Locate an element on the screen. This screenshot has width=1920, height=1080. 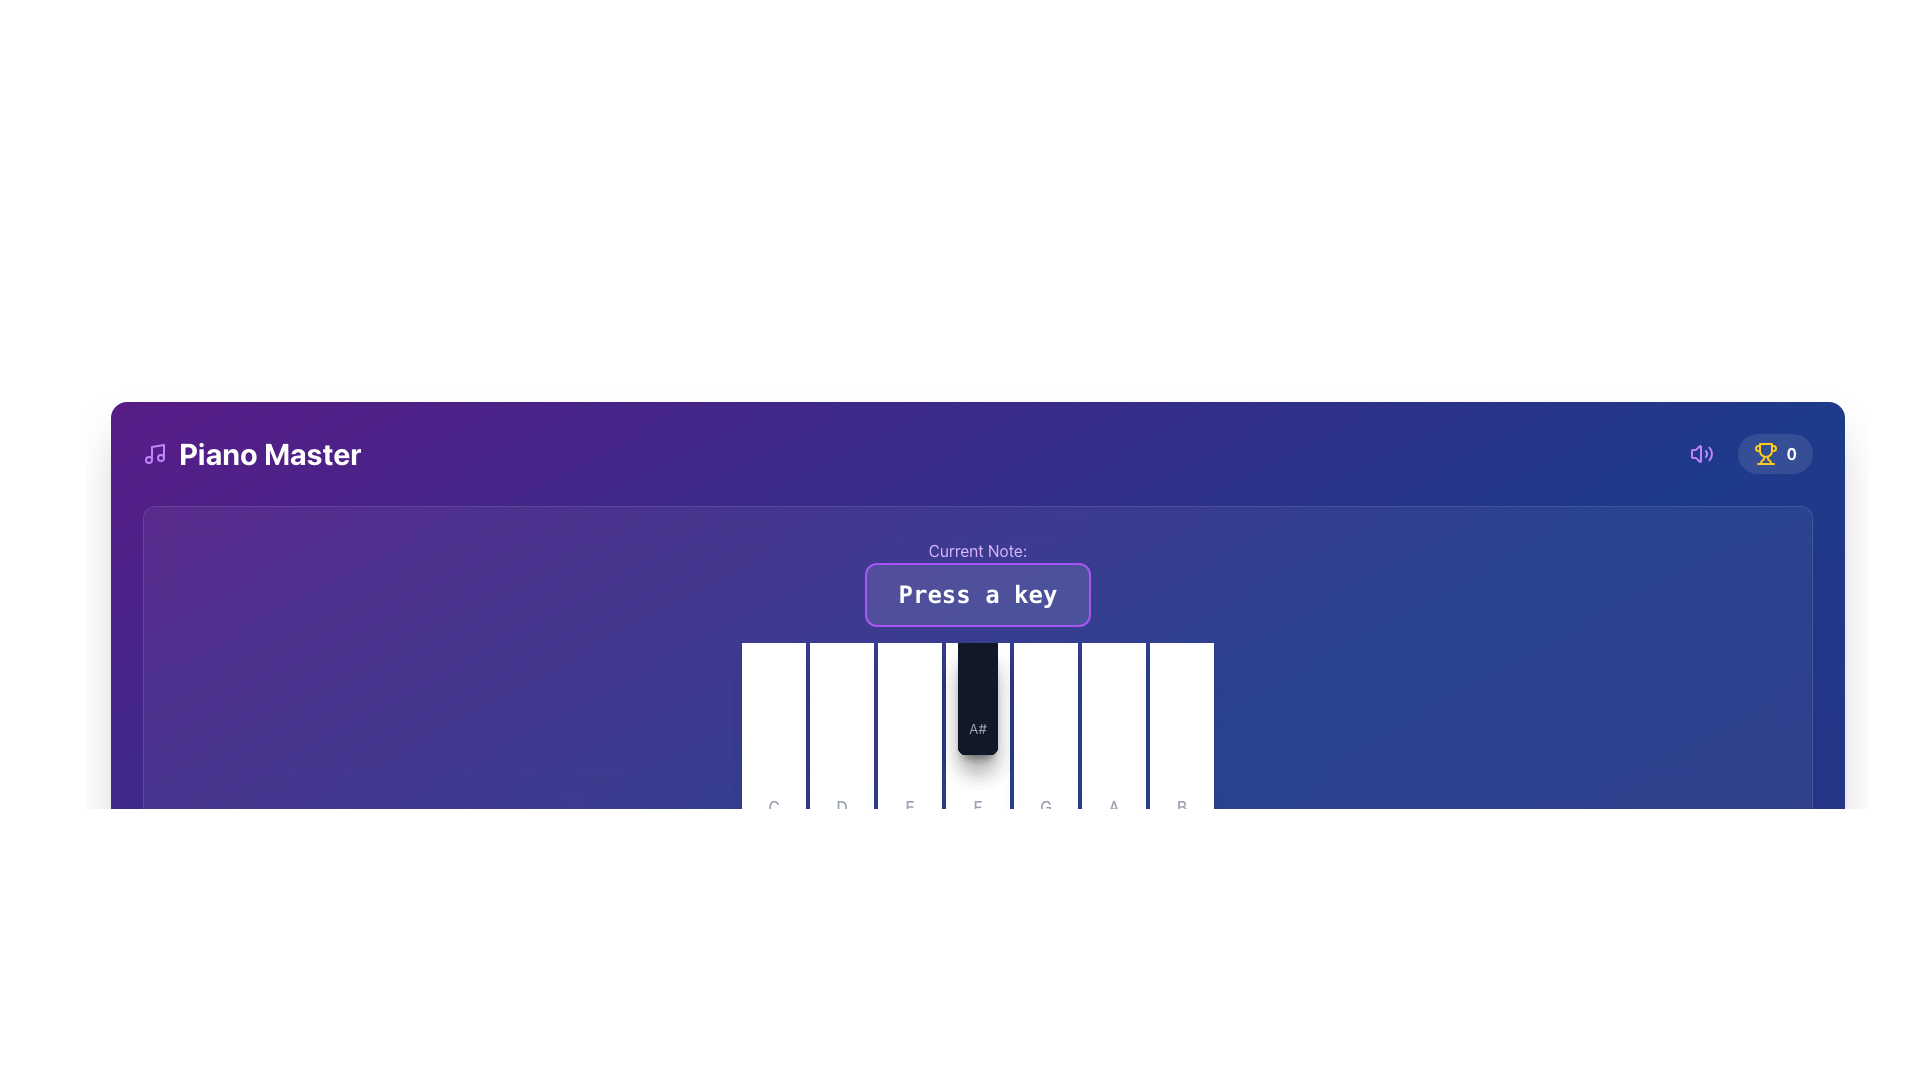
the musical note 'B' button located in the lower section of the virtual piano interface to play the corresponding note is located at coordinates (1181, 739).